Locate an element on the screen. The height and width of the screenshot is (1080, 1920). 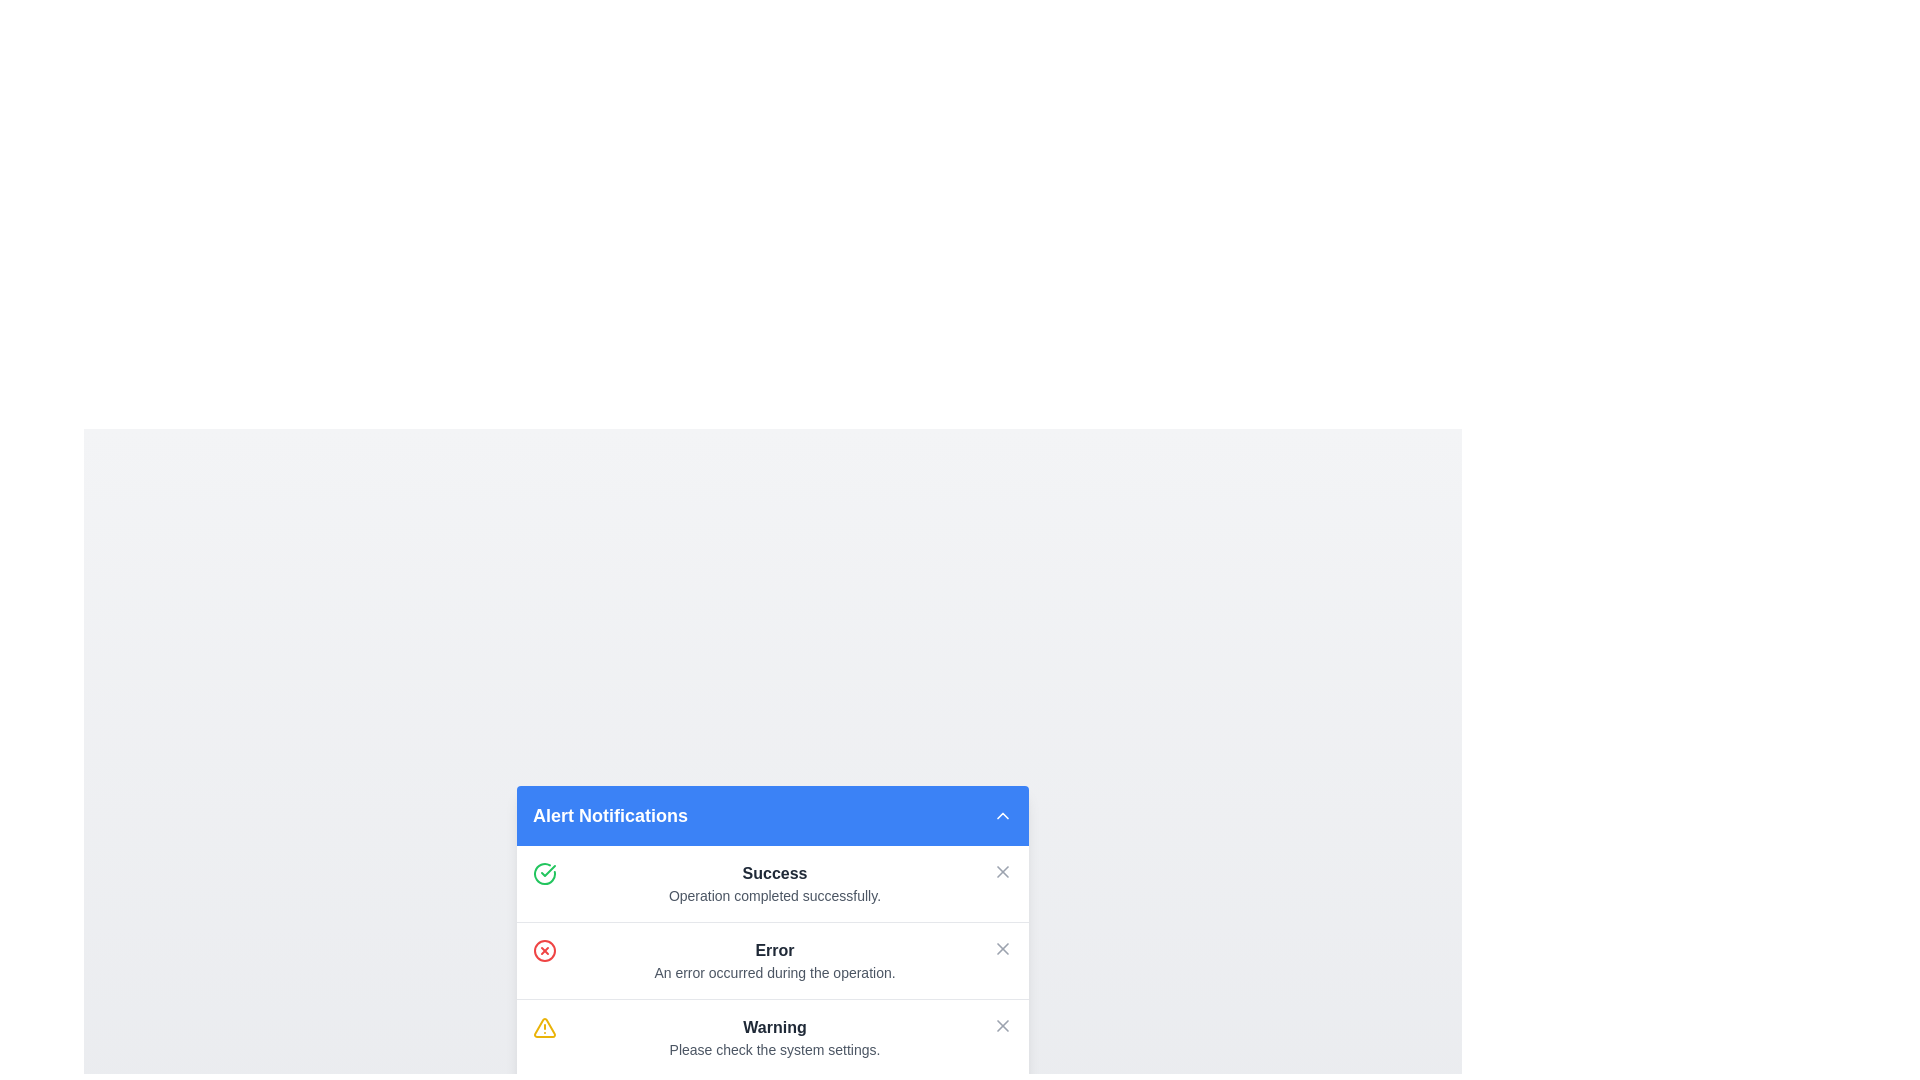
title 'Success' and the description 'Operation completed successfully.' from the Notification item located in the middle of the notification list section under the blue header 'Alert Notifications.' is located at coordinates (773, 882).